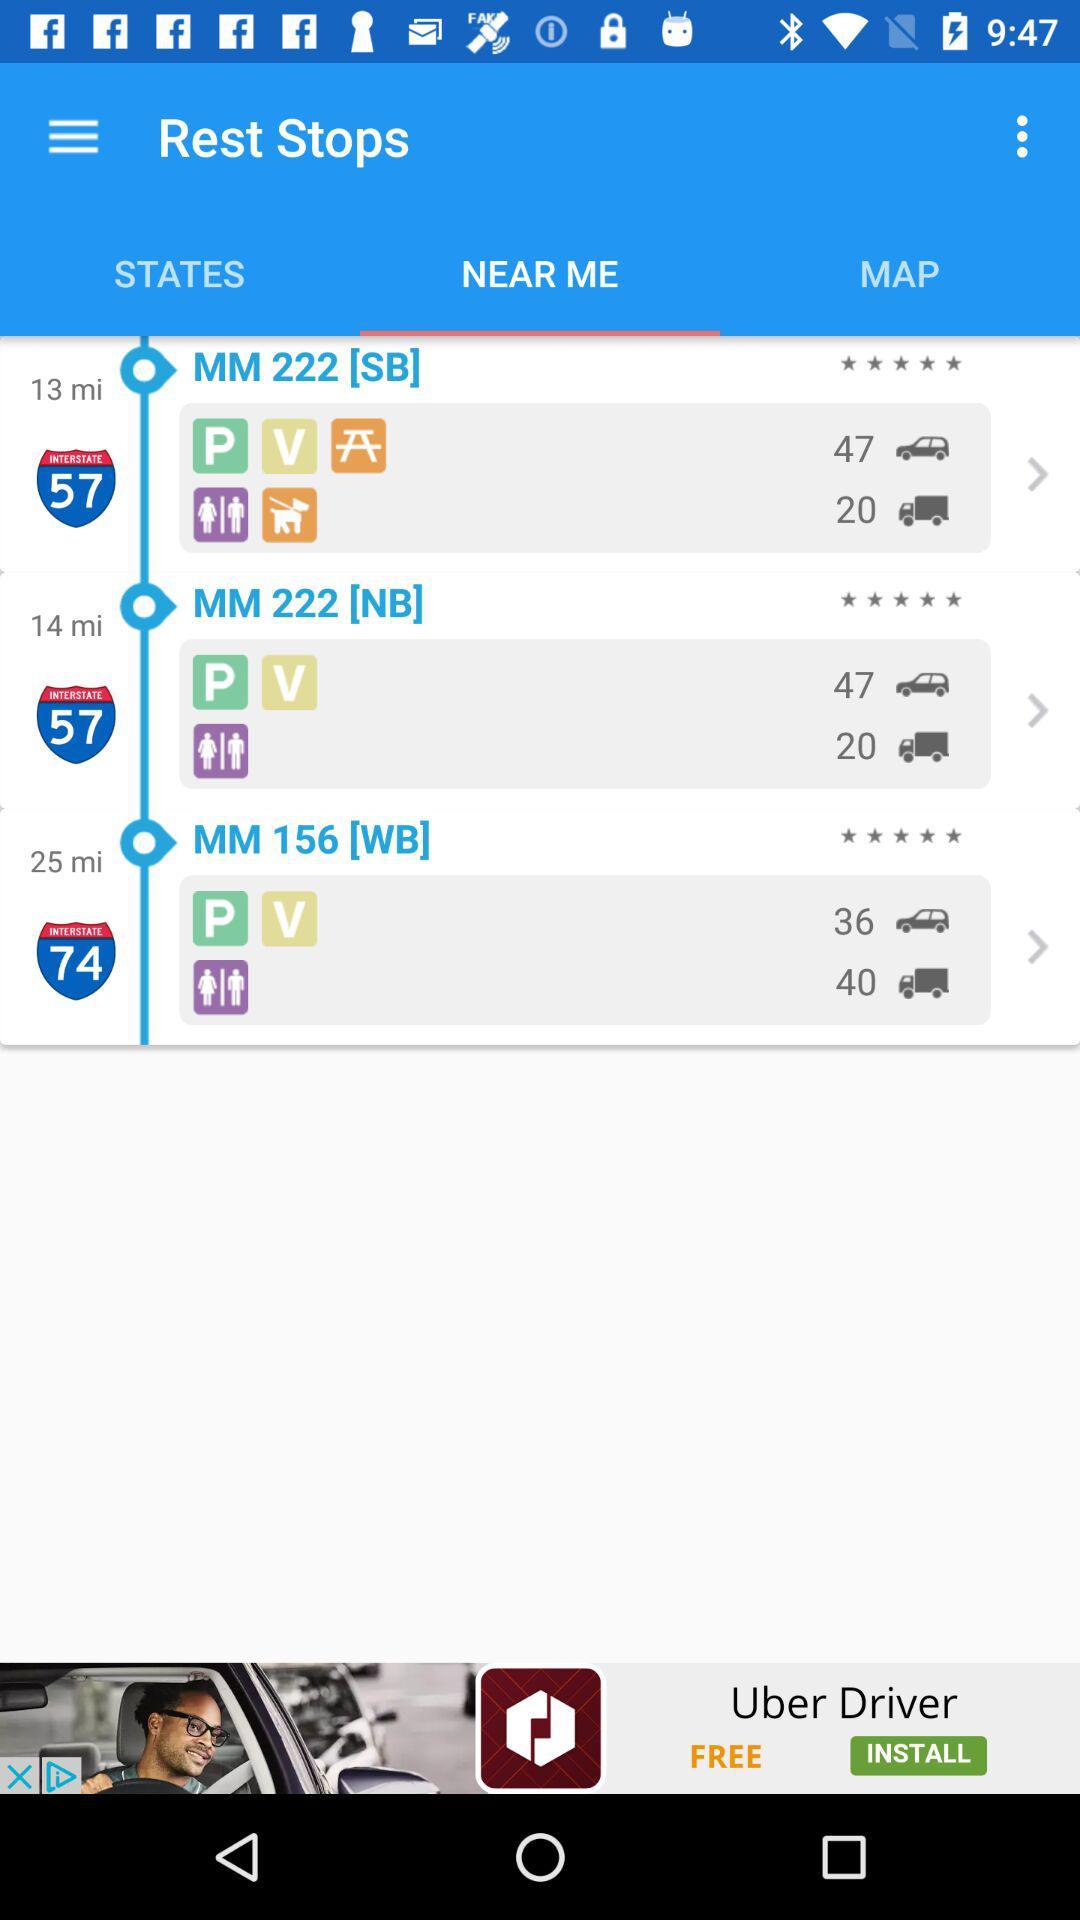  What do you see at coordinates (540, 1727) in the screenshot?
I see `launch advertisement` at bounding box center [540, 1727].